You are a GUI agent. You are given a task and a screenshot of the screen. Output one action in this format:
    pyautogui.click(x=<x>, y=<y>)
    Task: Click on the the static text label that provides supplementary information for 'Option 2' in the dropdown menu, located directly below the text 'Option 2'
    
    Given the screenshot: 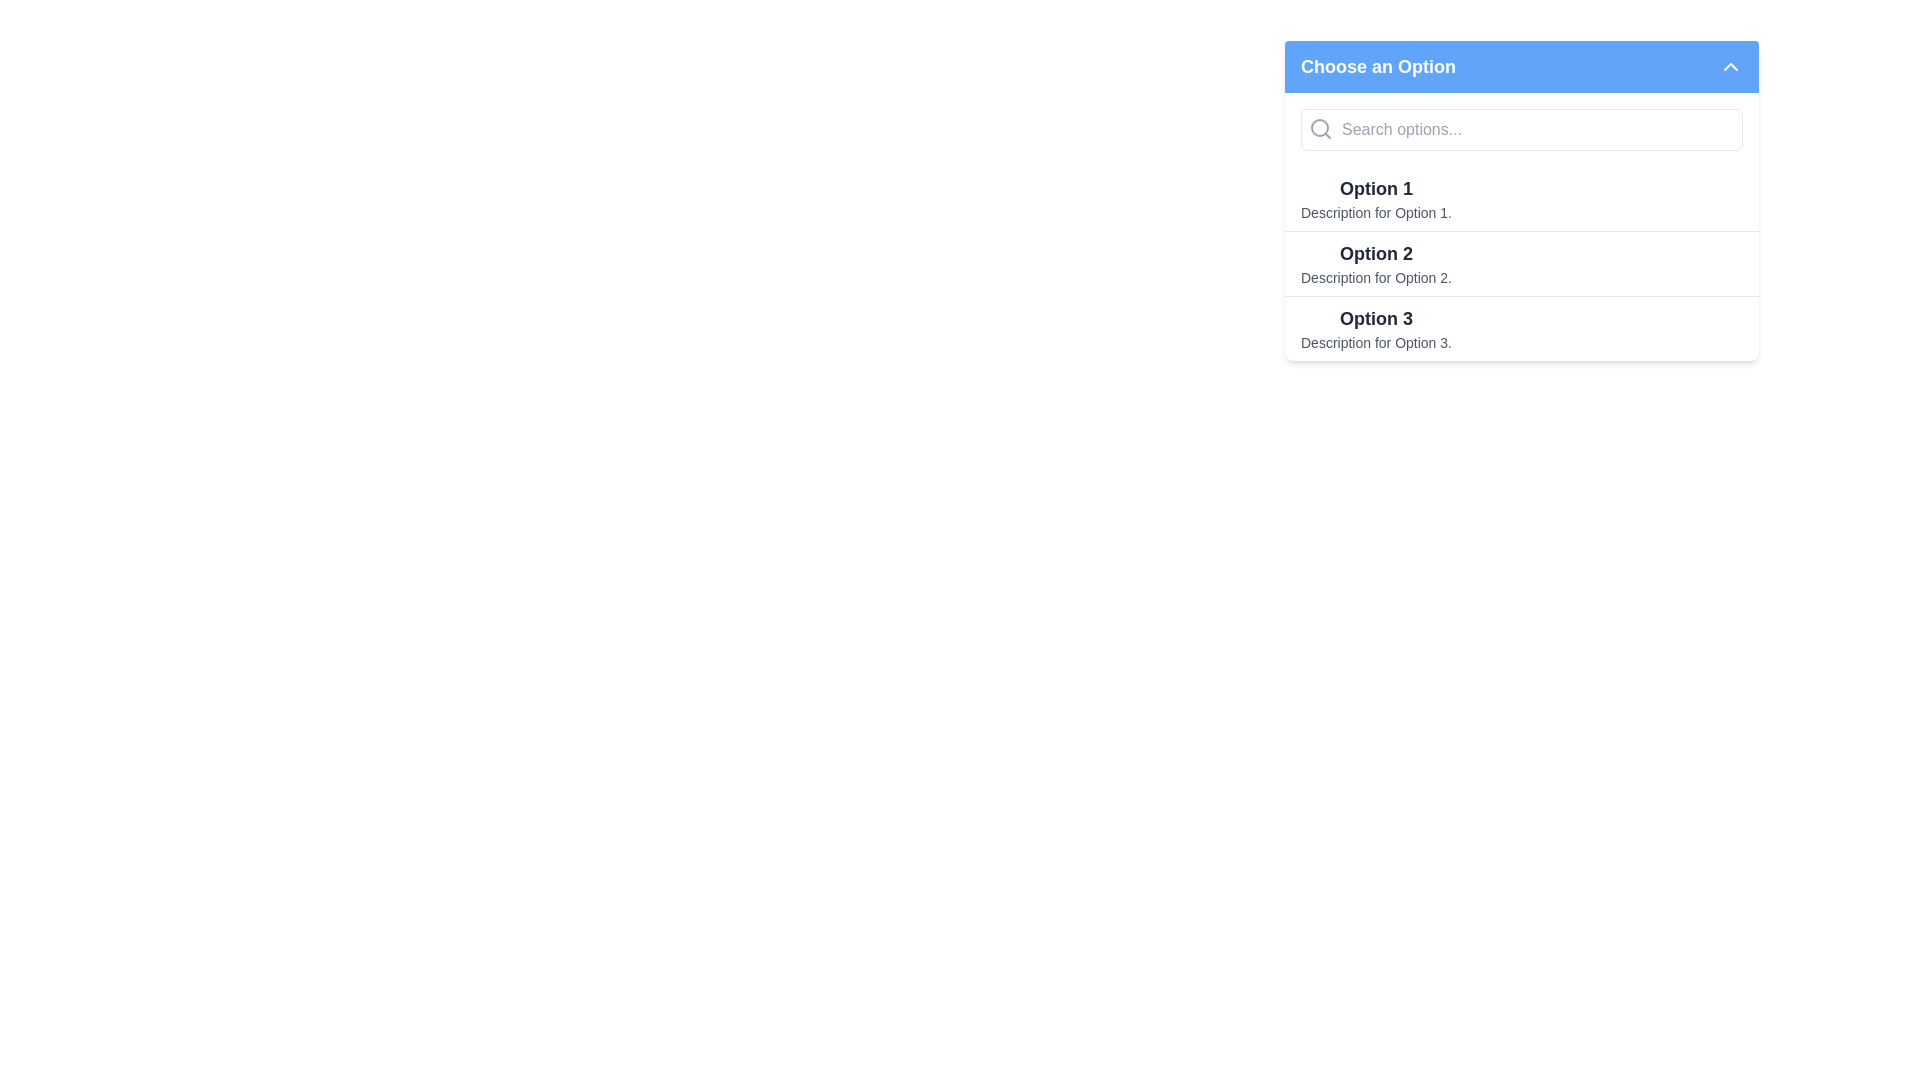 What is the action you would take?
    pyautogui.click(x=1375, y=277)
    